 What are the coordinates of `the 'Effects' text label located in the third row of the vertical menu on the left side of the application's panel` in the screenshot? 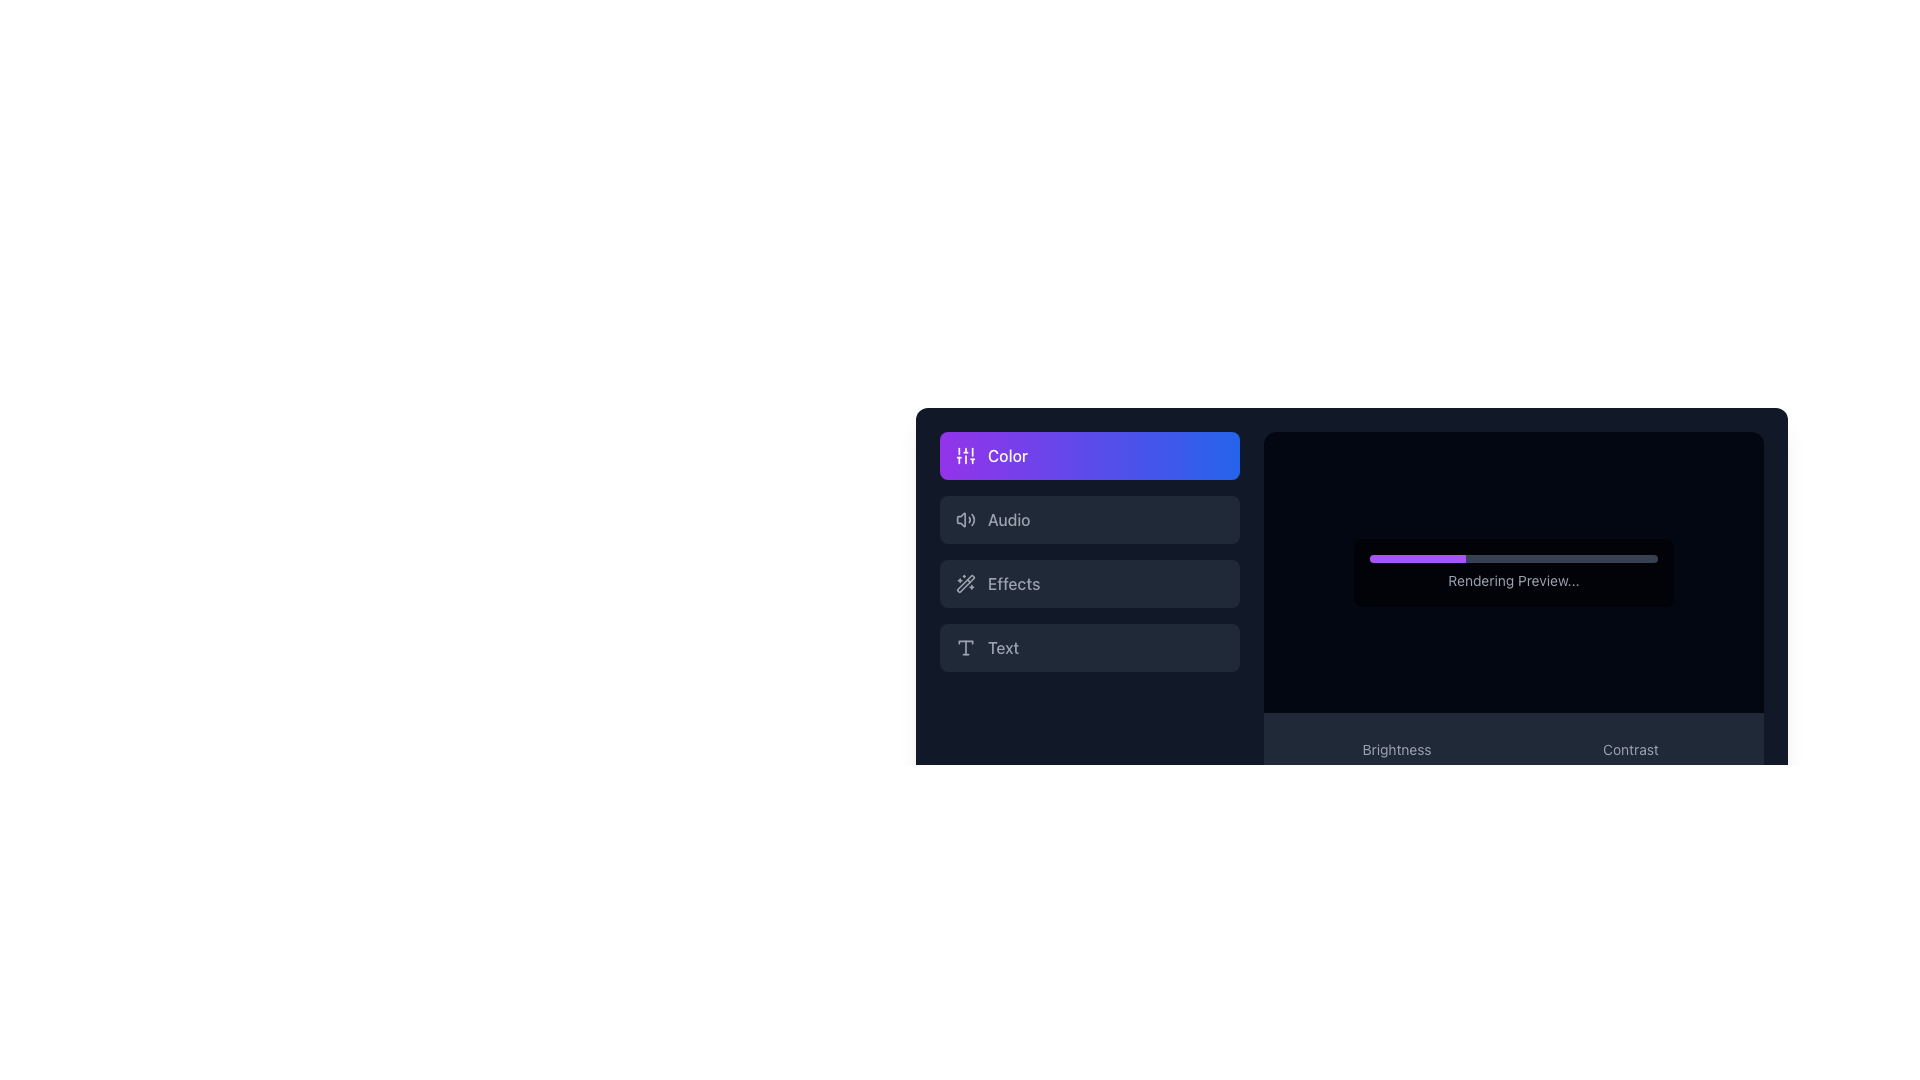 It's located at (1014, 583).